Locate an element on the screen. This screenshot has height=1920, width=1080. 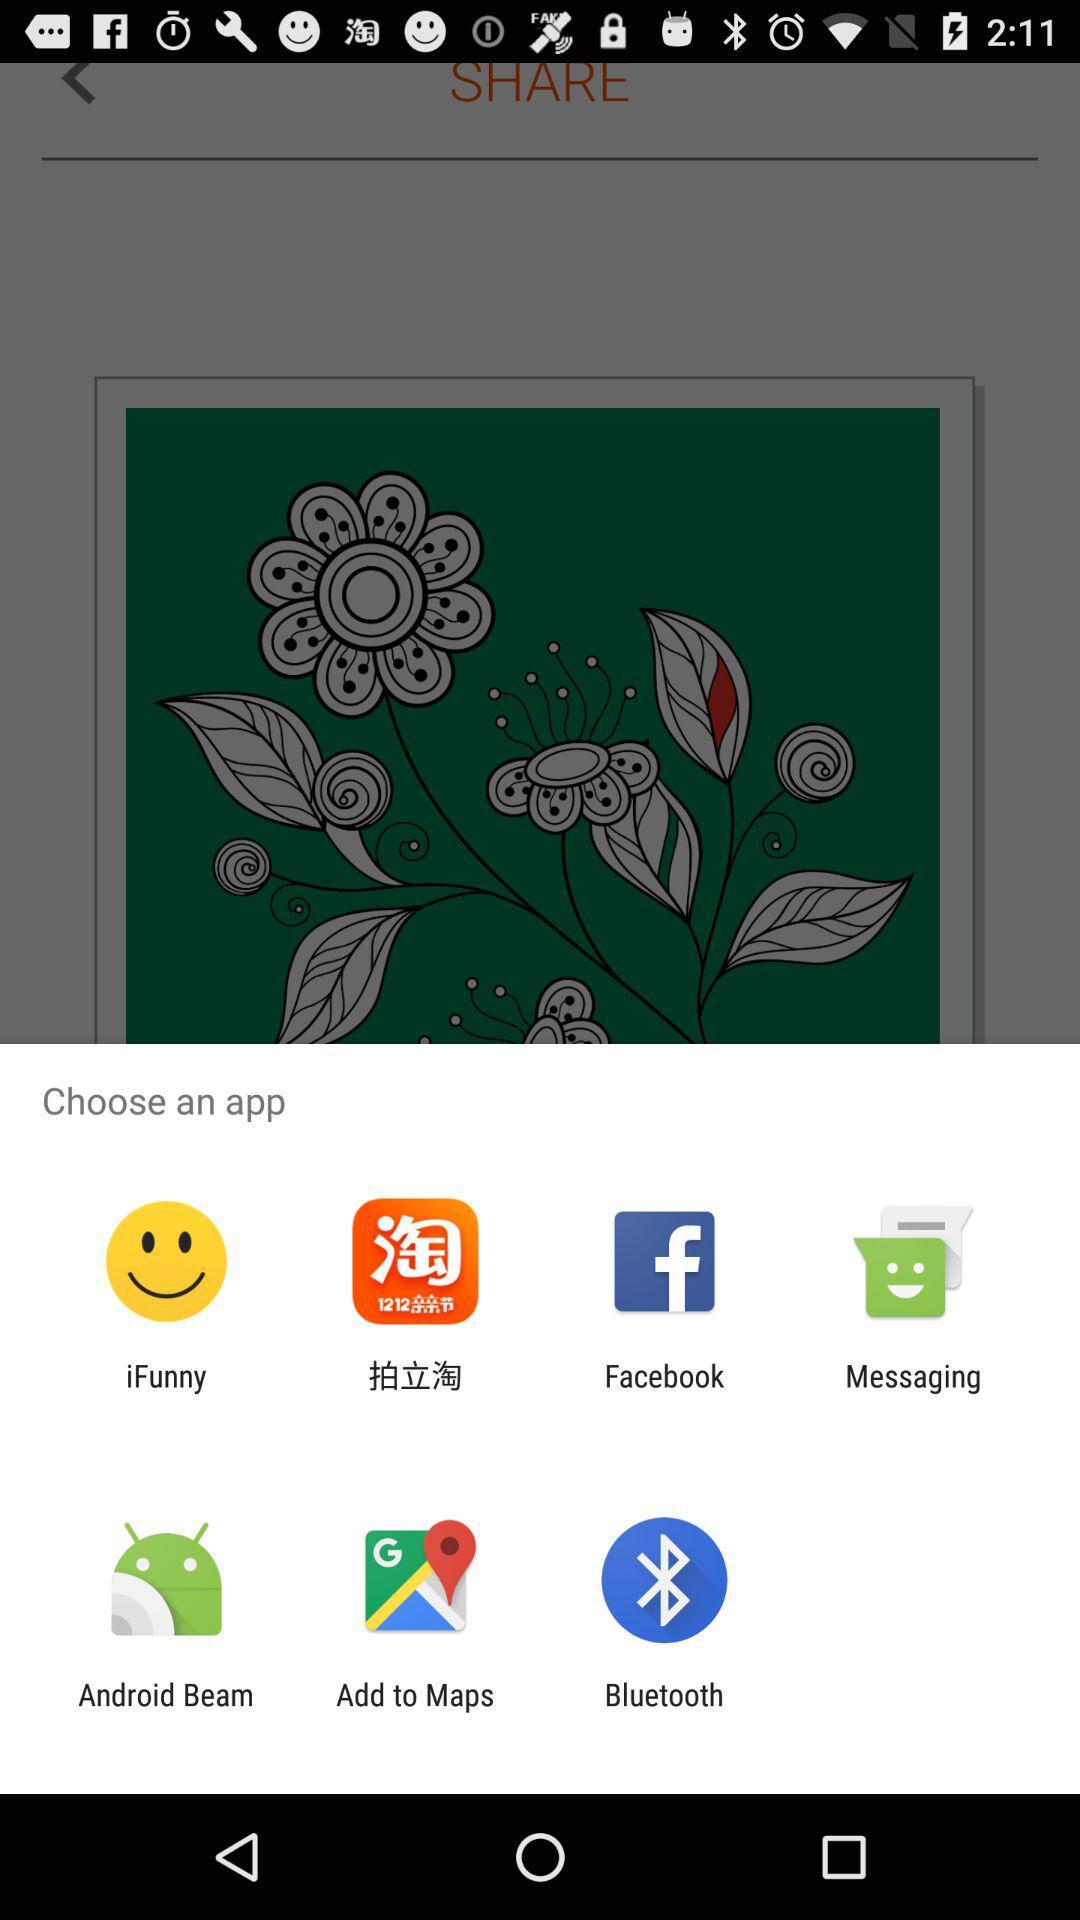
item to the right of the add to maps item is located at coordinates (664, 1711).